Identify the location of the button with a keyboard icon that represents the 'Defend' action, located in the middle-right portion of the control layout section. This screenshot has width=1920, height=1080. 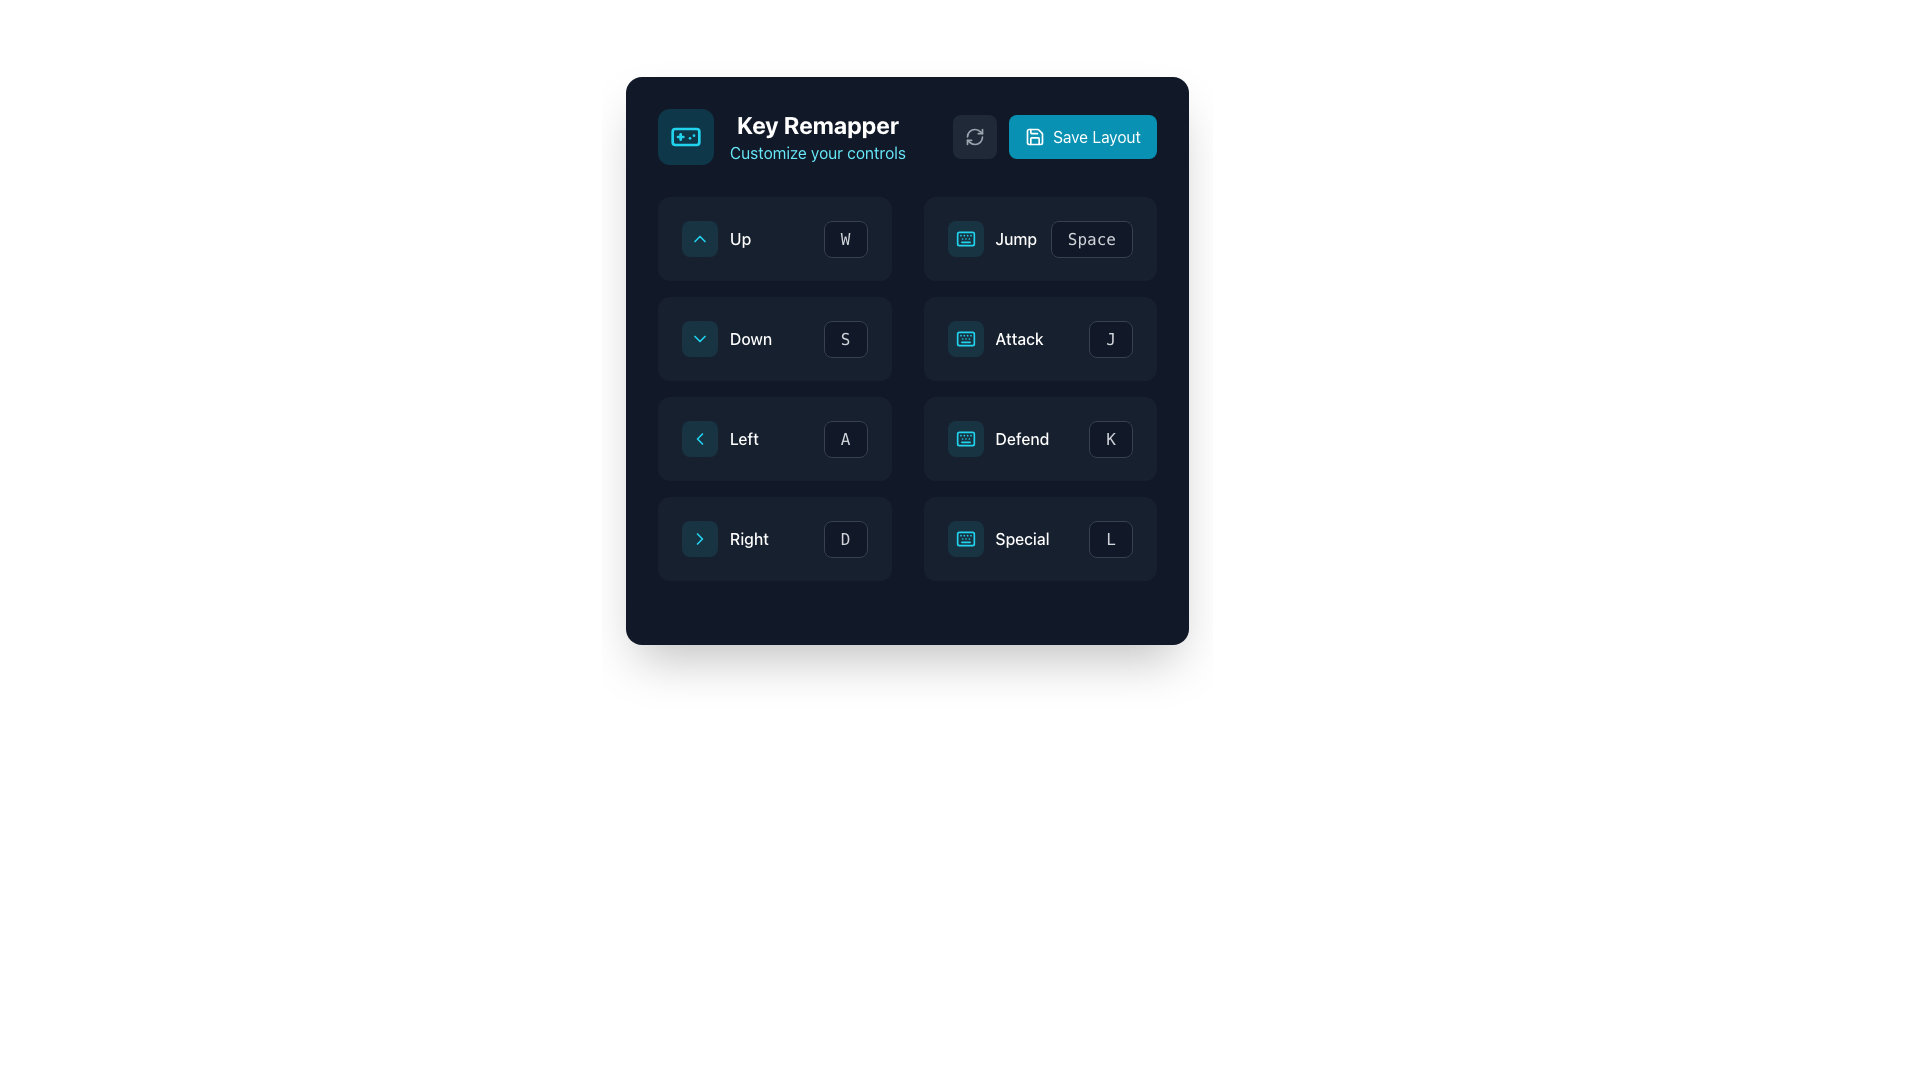
(965, 438).